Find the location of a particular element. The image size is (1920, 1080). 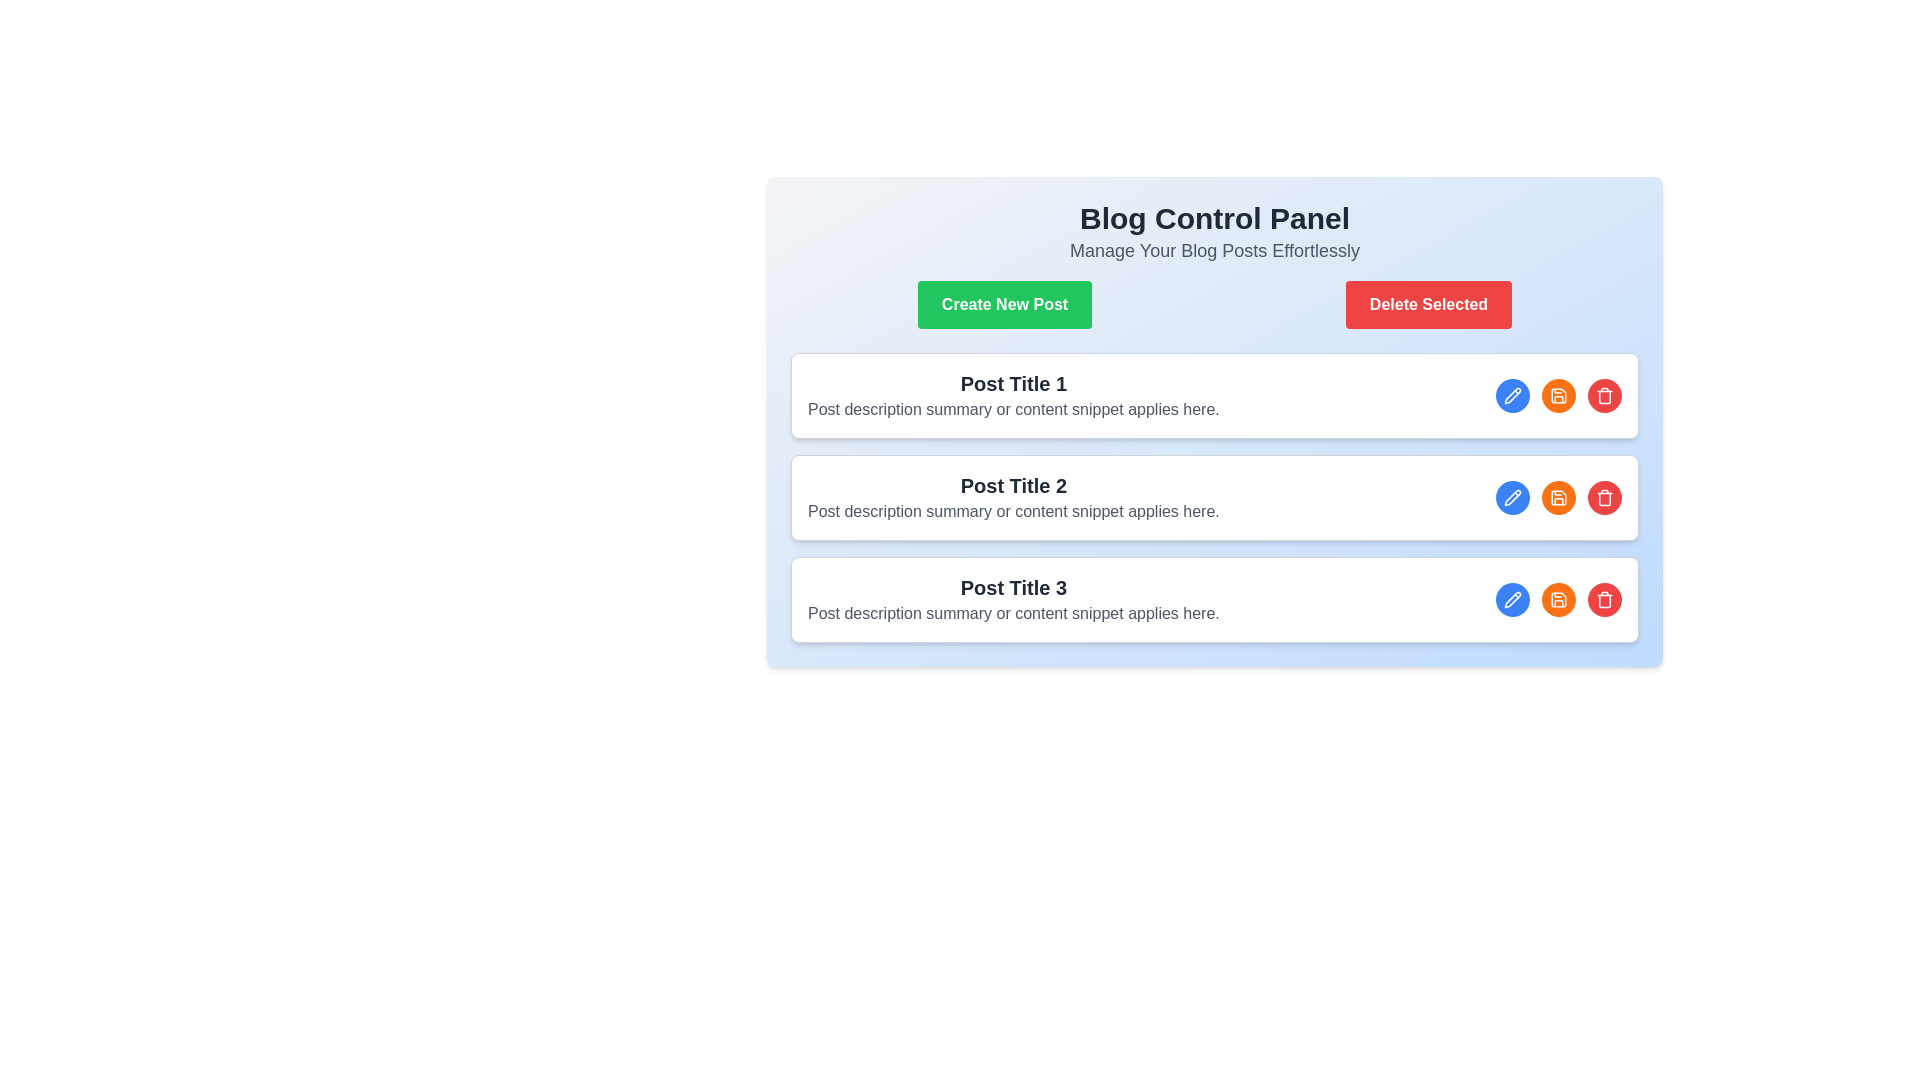

the 'Create New Post' button, which is a green rectangular button with white bold text is located at coordinates (1003, 304).